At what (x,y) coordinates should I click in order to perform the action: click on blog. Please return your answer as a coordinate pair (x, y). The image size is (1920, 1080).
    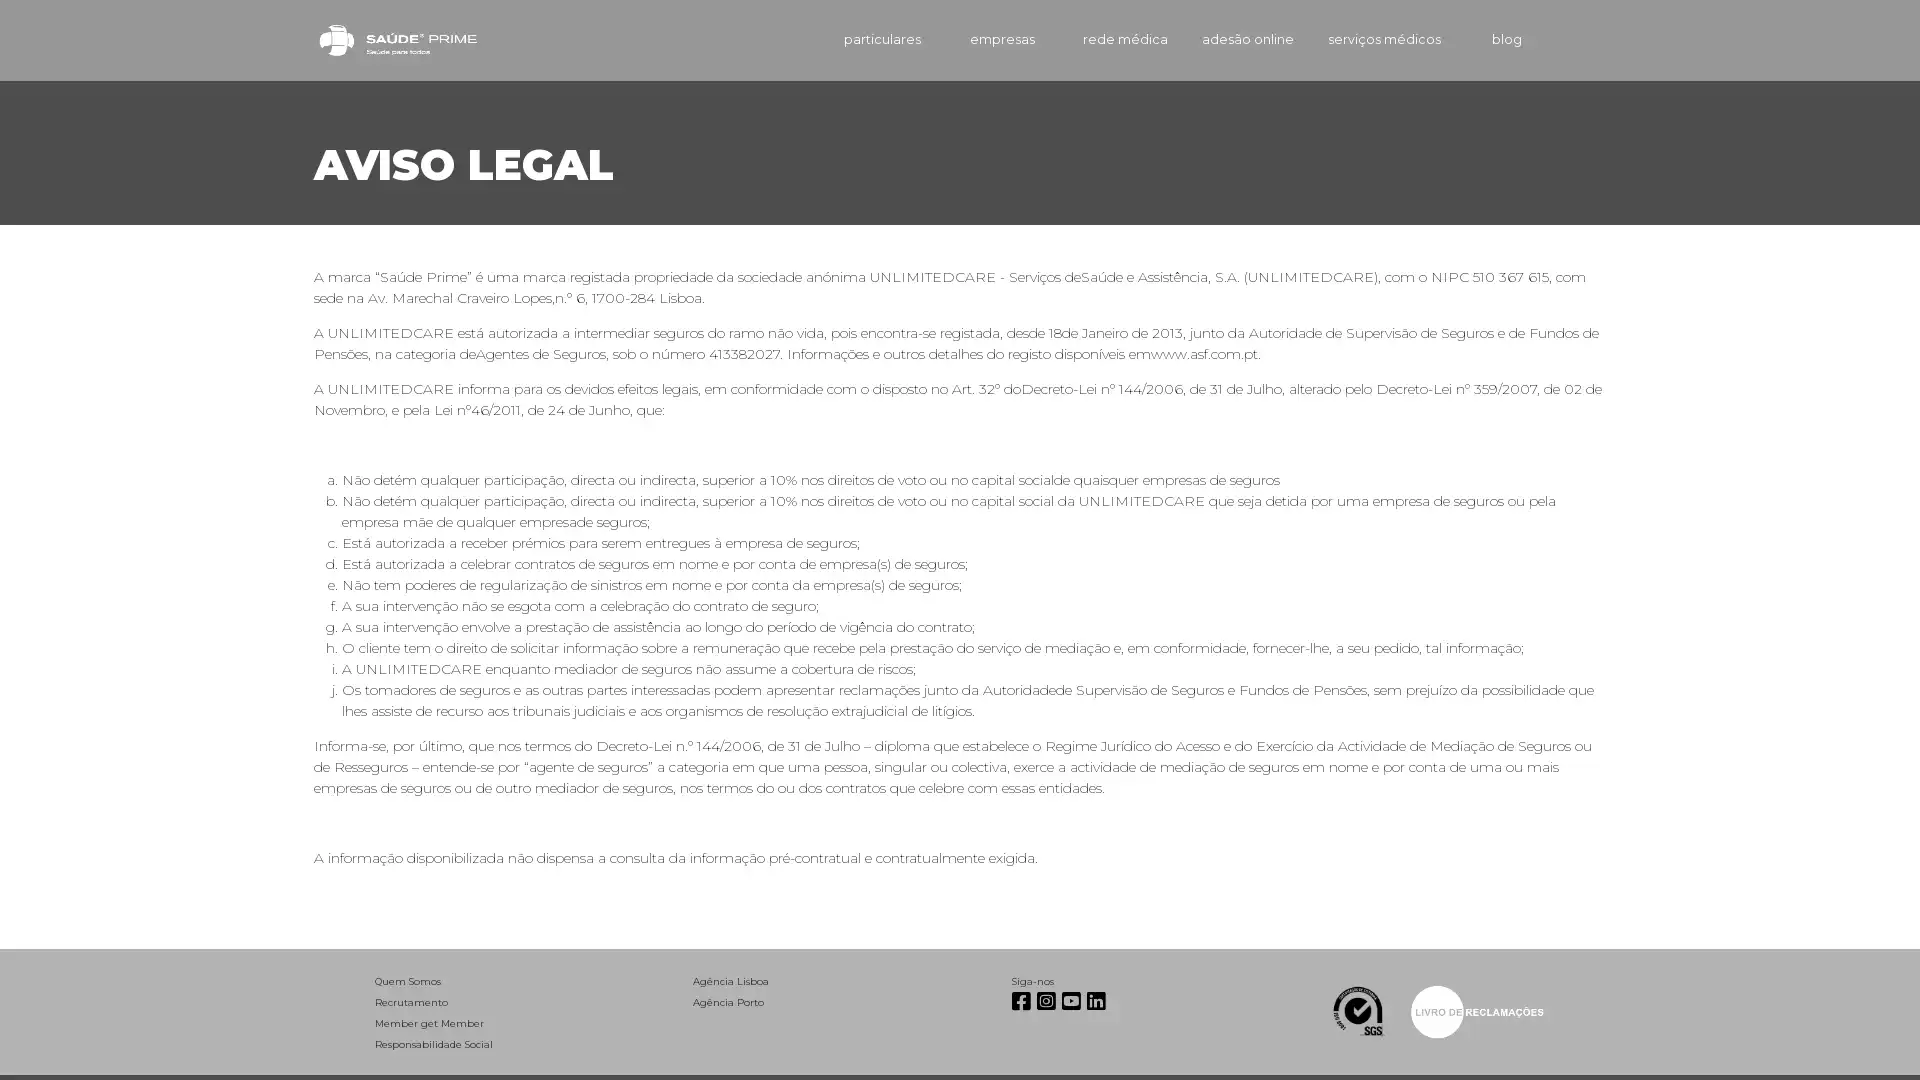
    Looking at the image, I should click on (1489, 39).